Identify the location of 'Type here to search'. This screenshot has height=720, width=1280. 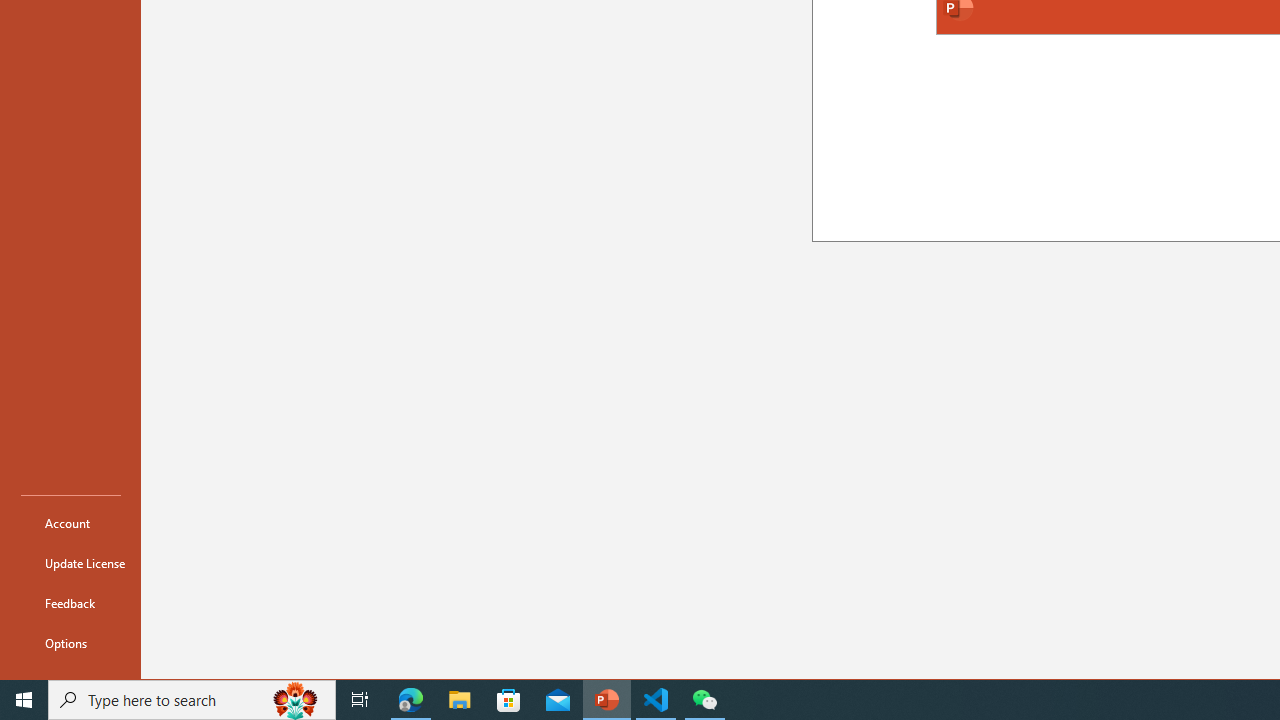
(192, 698).